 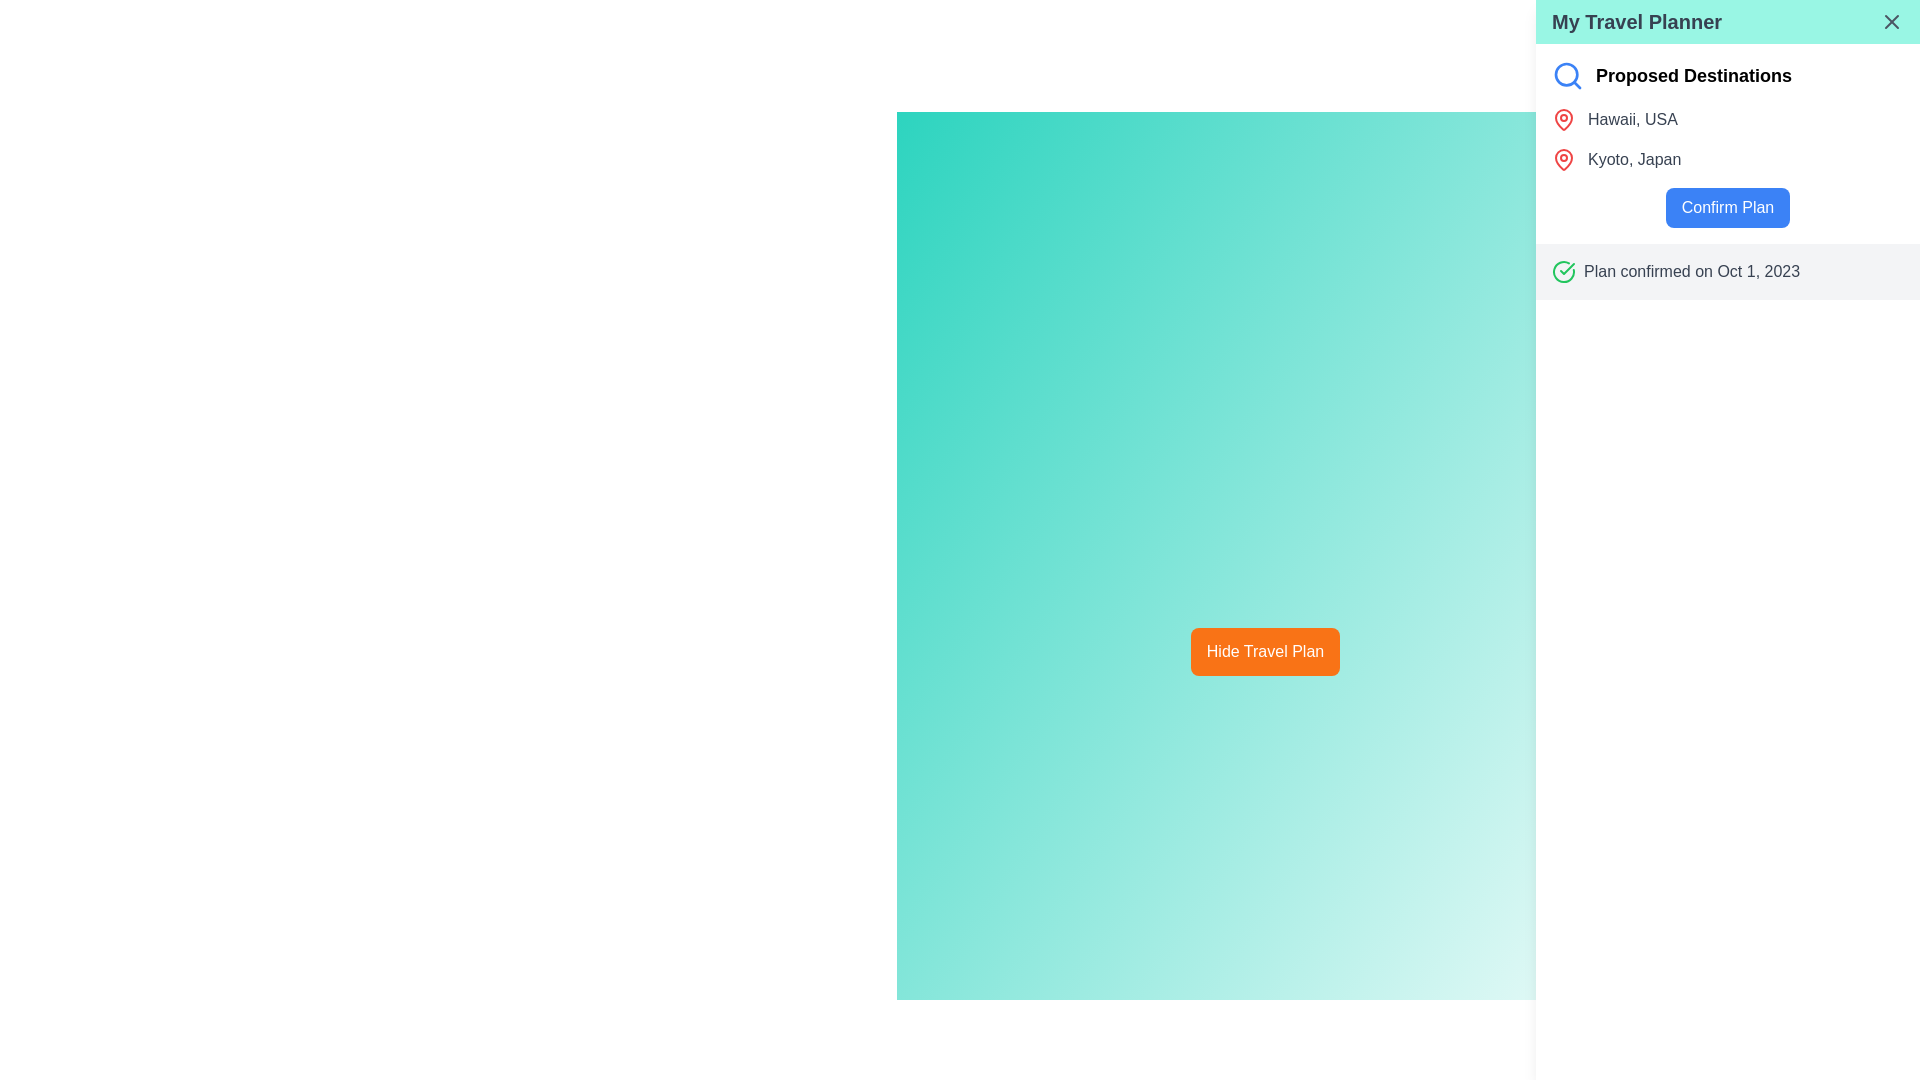 I want to click on the header or label indicating the section for proposed travel destinations in the 'My Travel Planner' panel, located at the top right section above the list of destinations, so click(x=1727, y=75).